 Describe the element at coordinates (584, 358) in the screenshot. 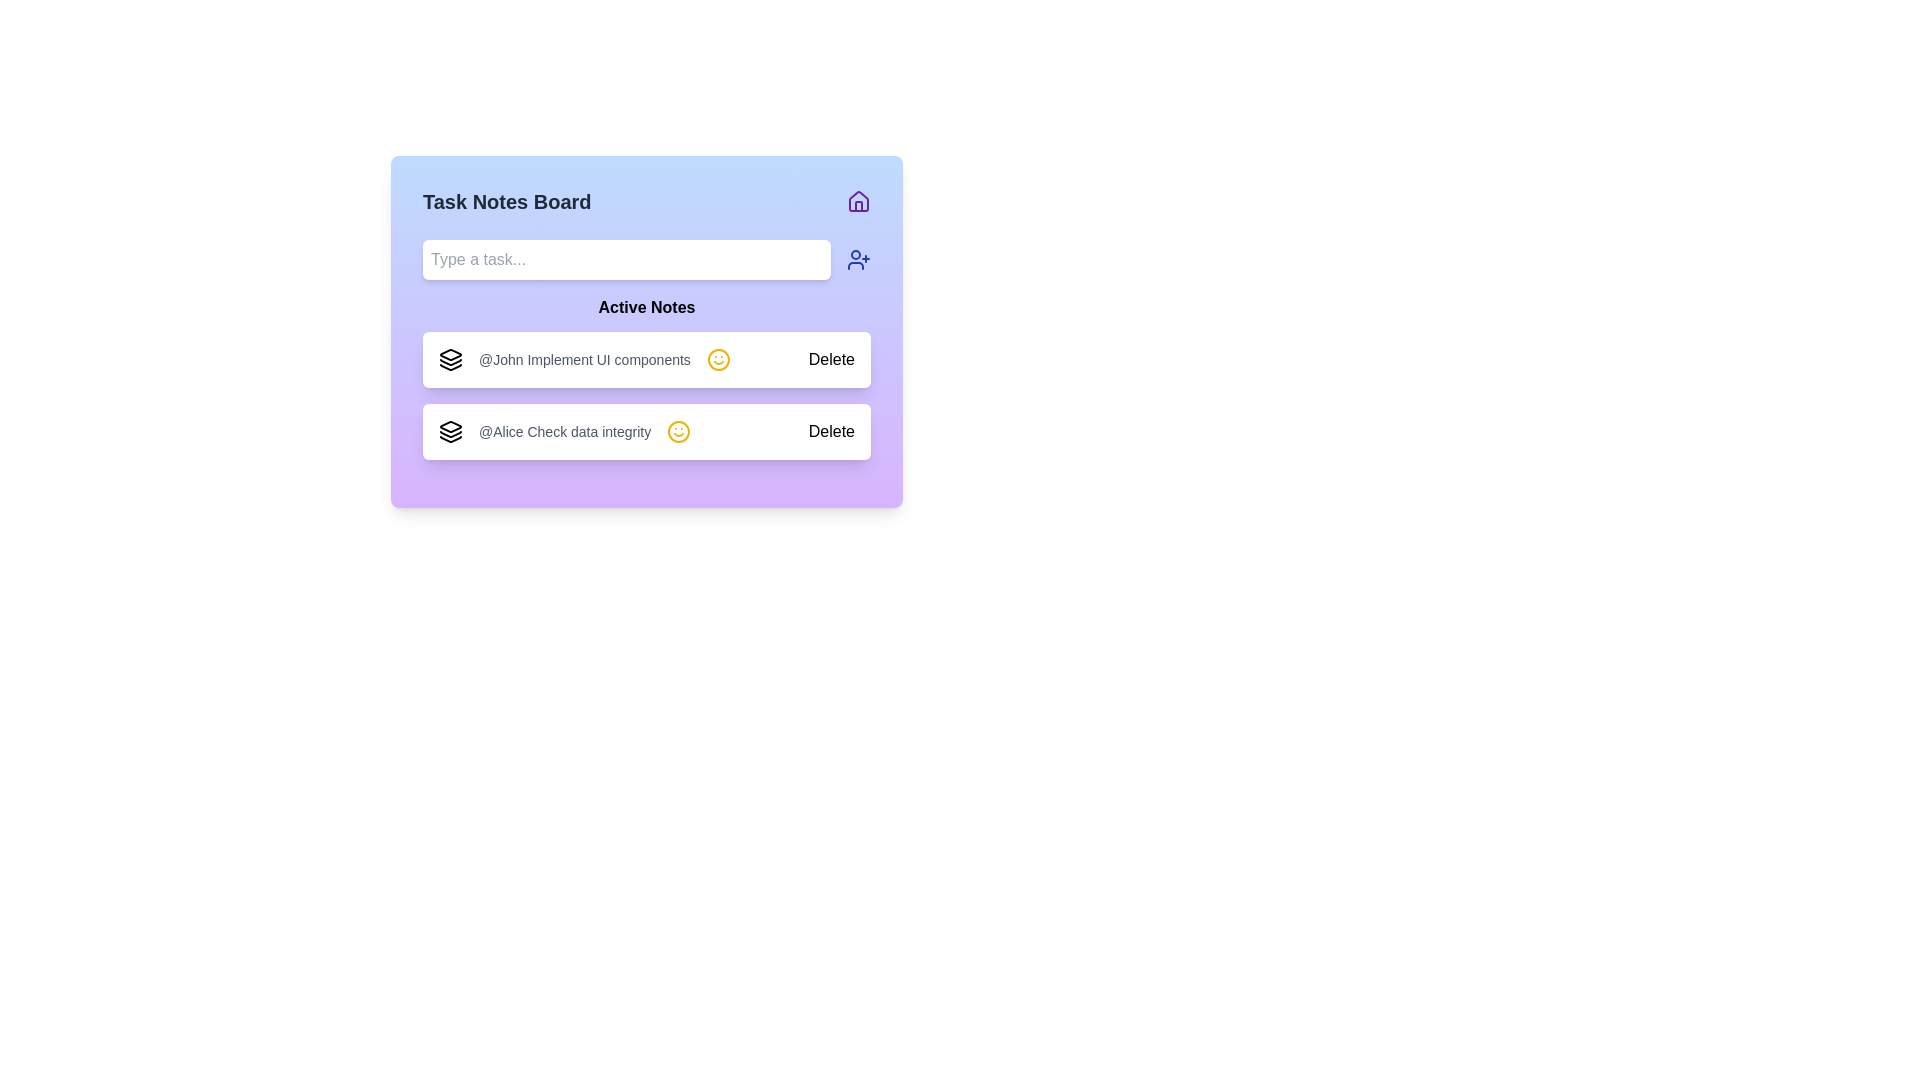

I see `the static text display that shows the task's description or title in the first task item of the 'Active Notes' section, located to the left of a yellow smiley face icon and to the right of a stack-shaped icon` at that location.